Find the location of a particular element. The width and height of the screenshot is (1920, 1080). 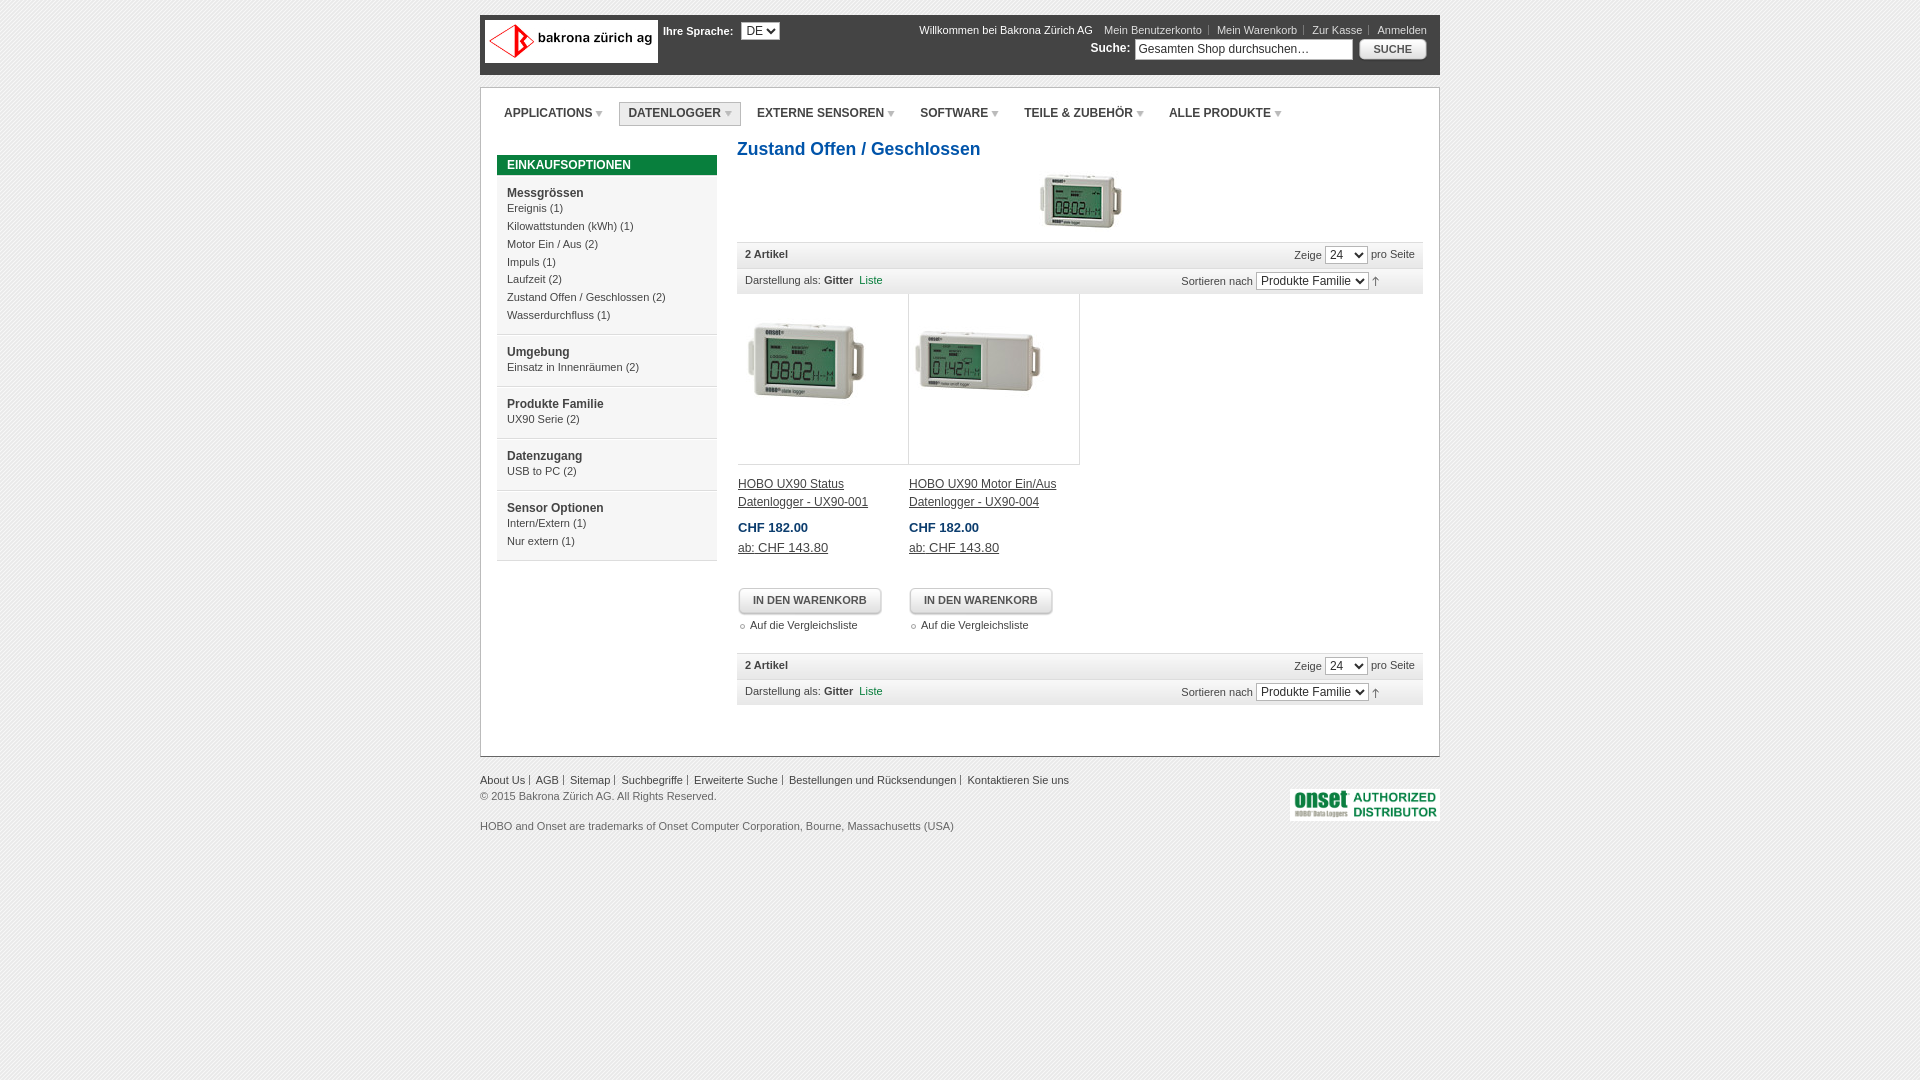

'Liste' is located at coordinates (870, 689).